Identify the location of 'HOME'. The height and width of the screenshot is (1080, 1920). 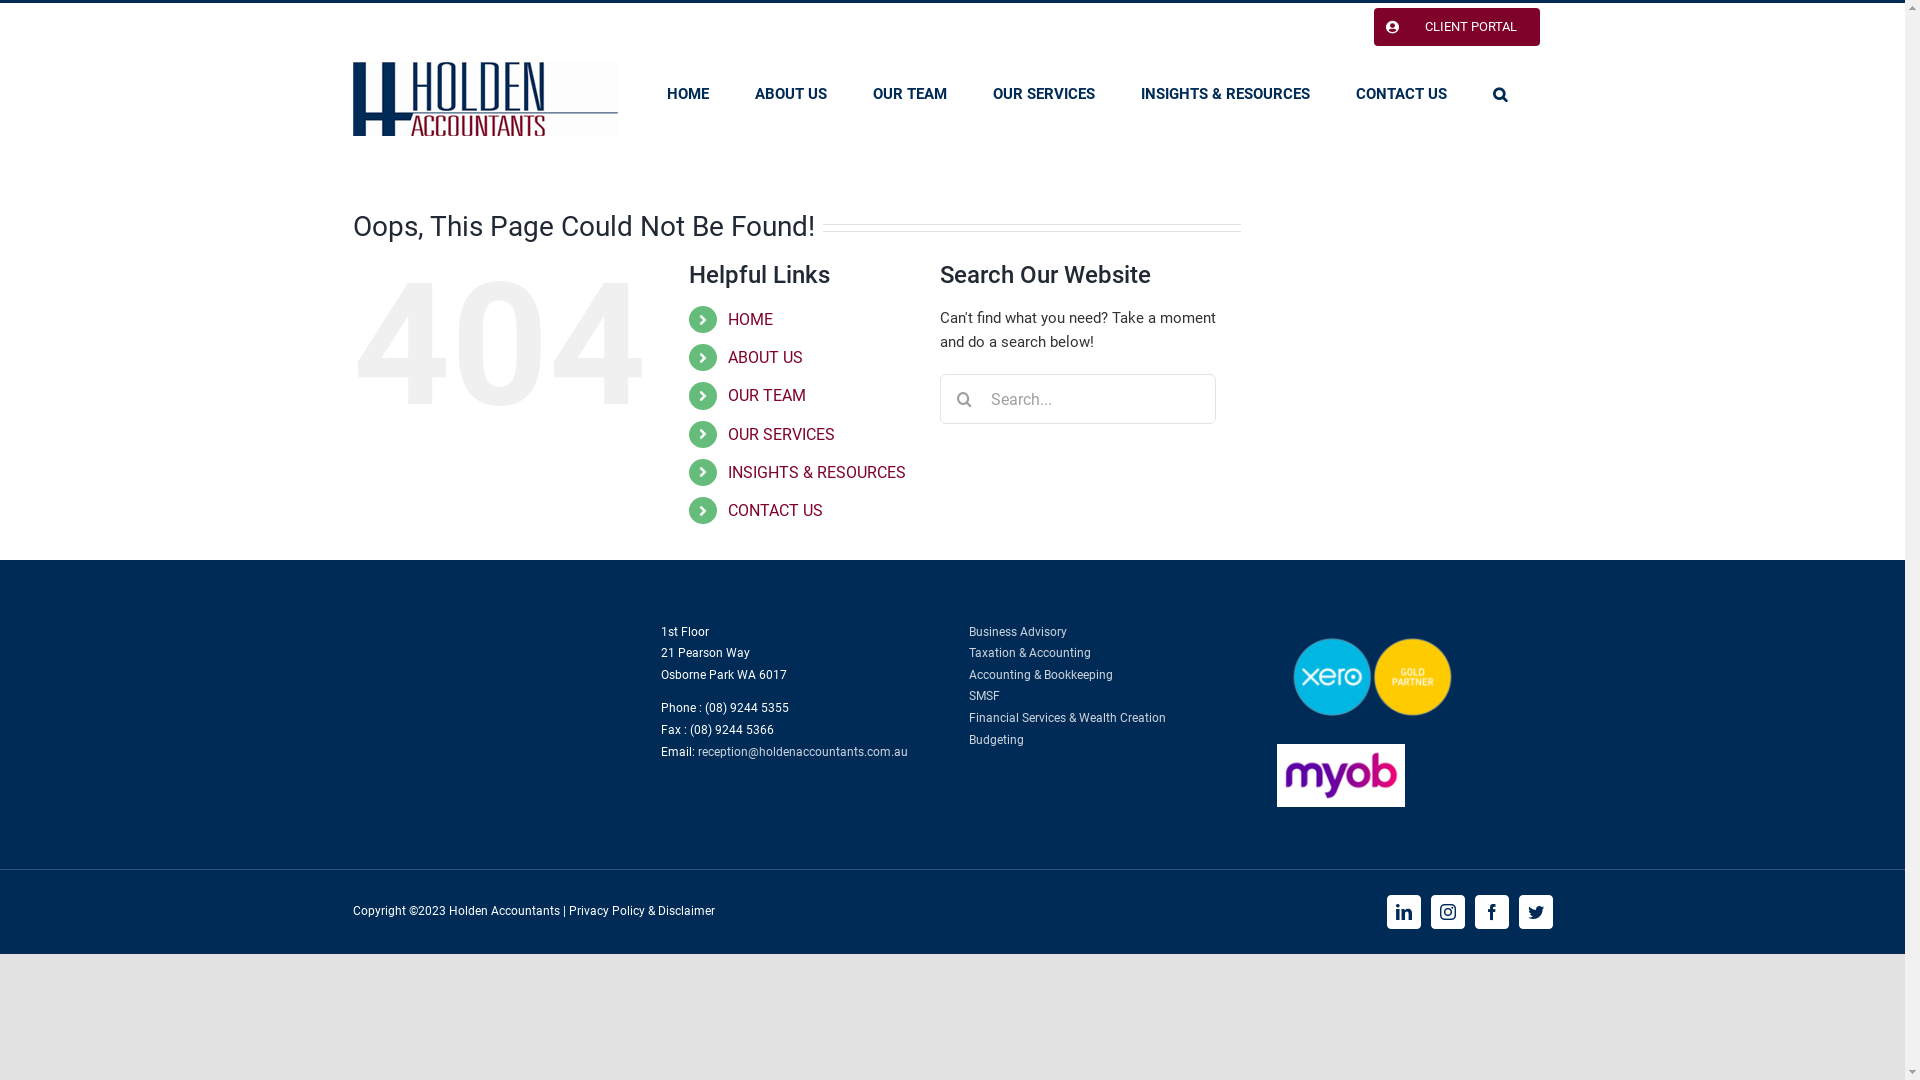
(749, 318).